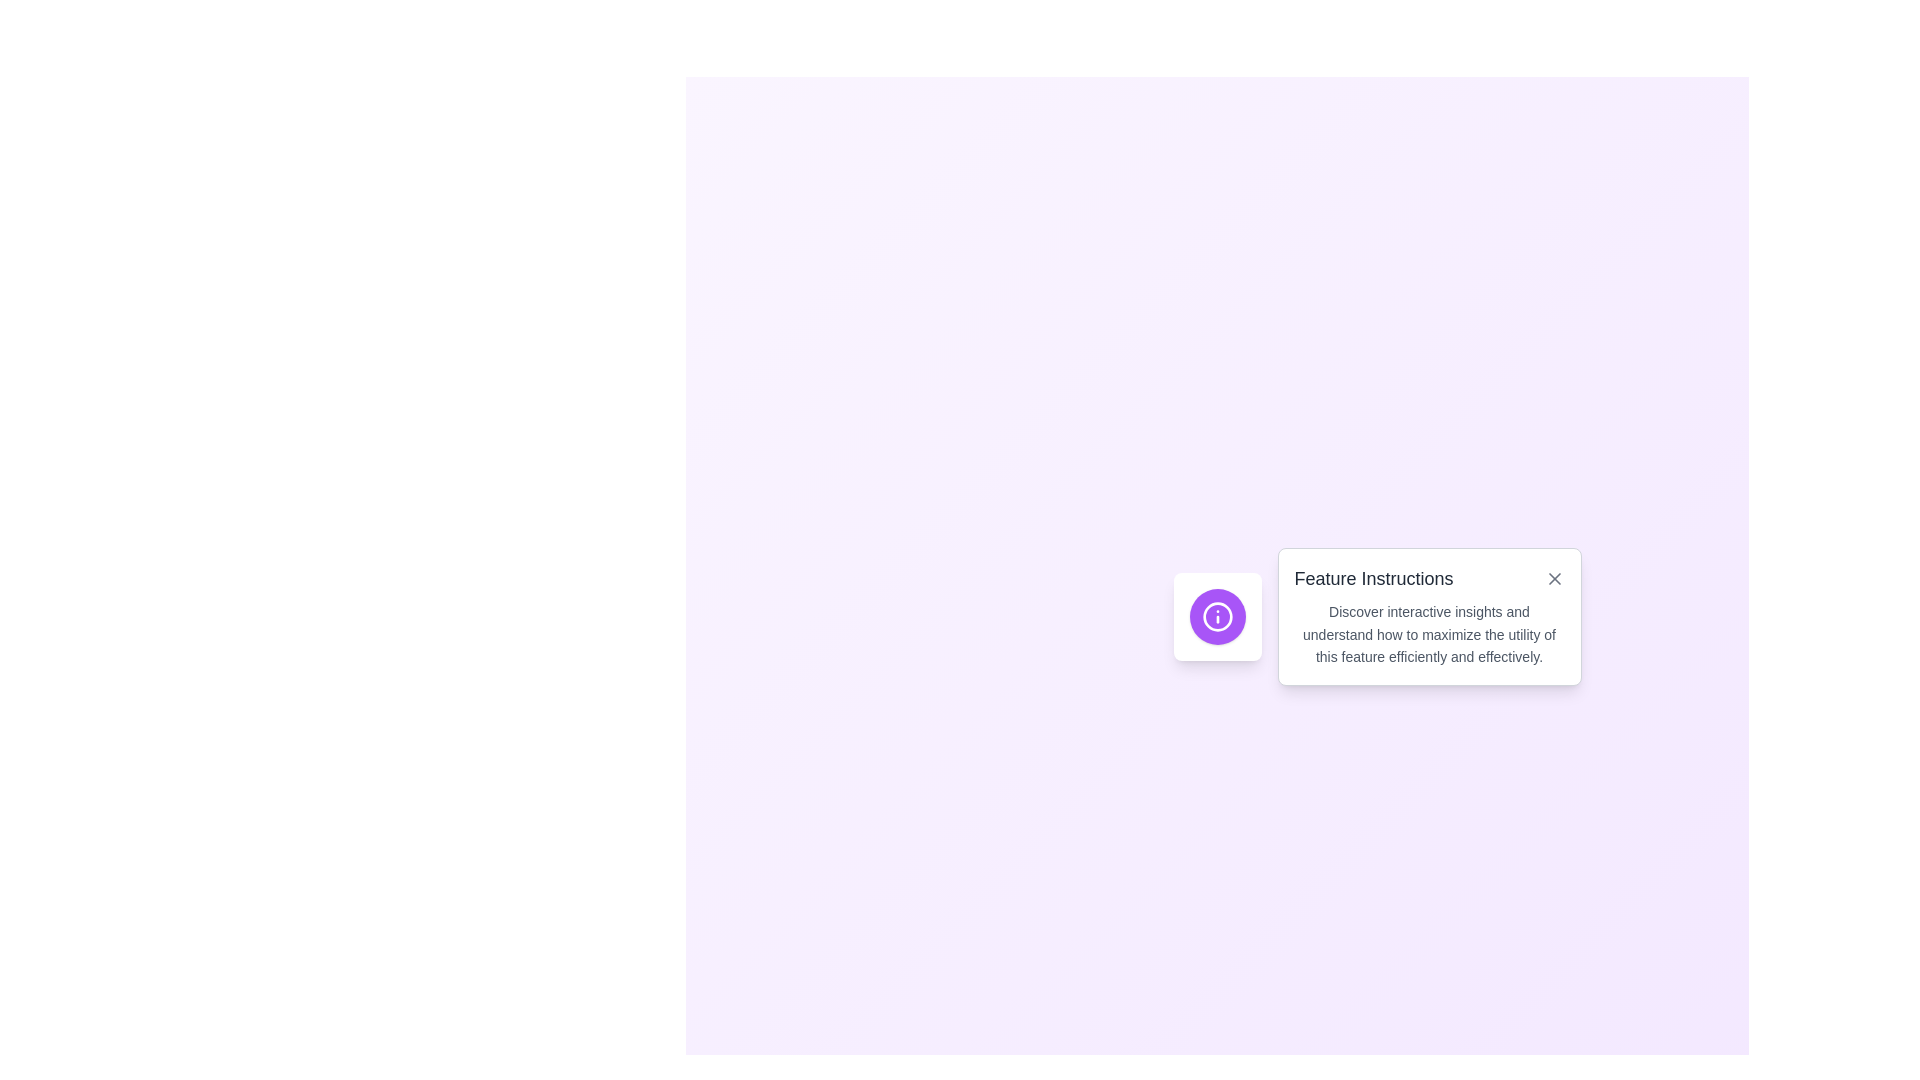  What do you see at coordinates (1216, 616) in the screenshot?
I see `the purple circular SVG Icon featuring a white outline and central 'i' symbol` at bounding box center [1216, 616].